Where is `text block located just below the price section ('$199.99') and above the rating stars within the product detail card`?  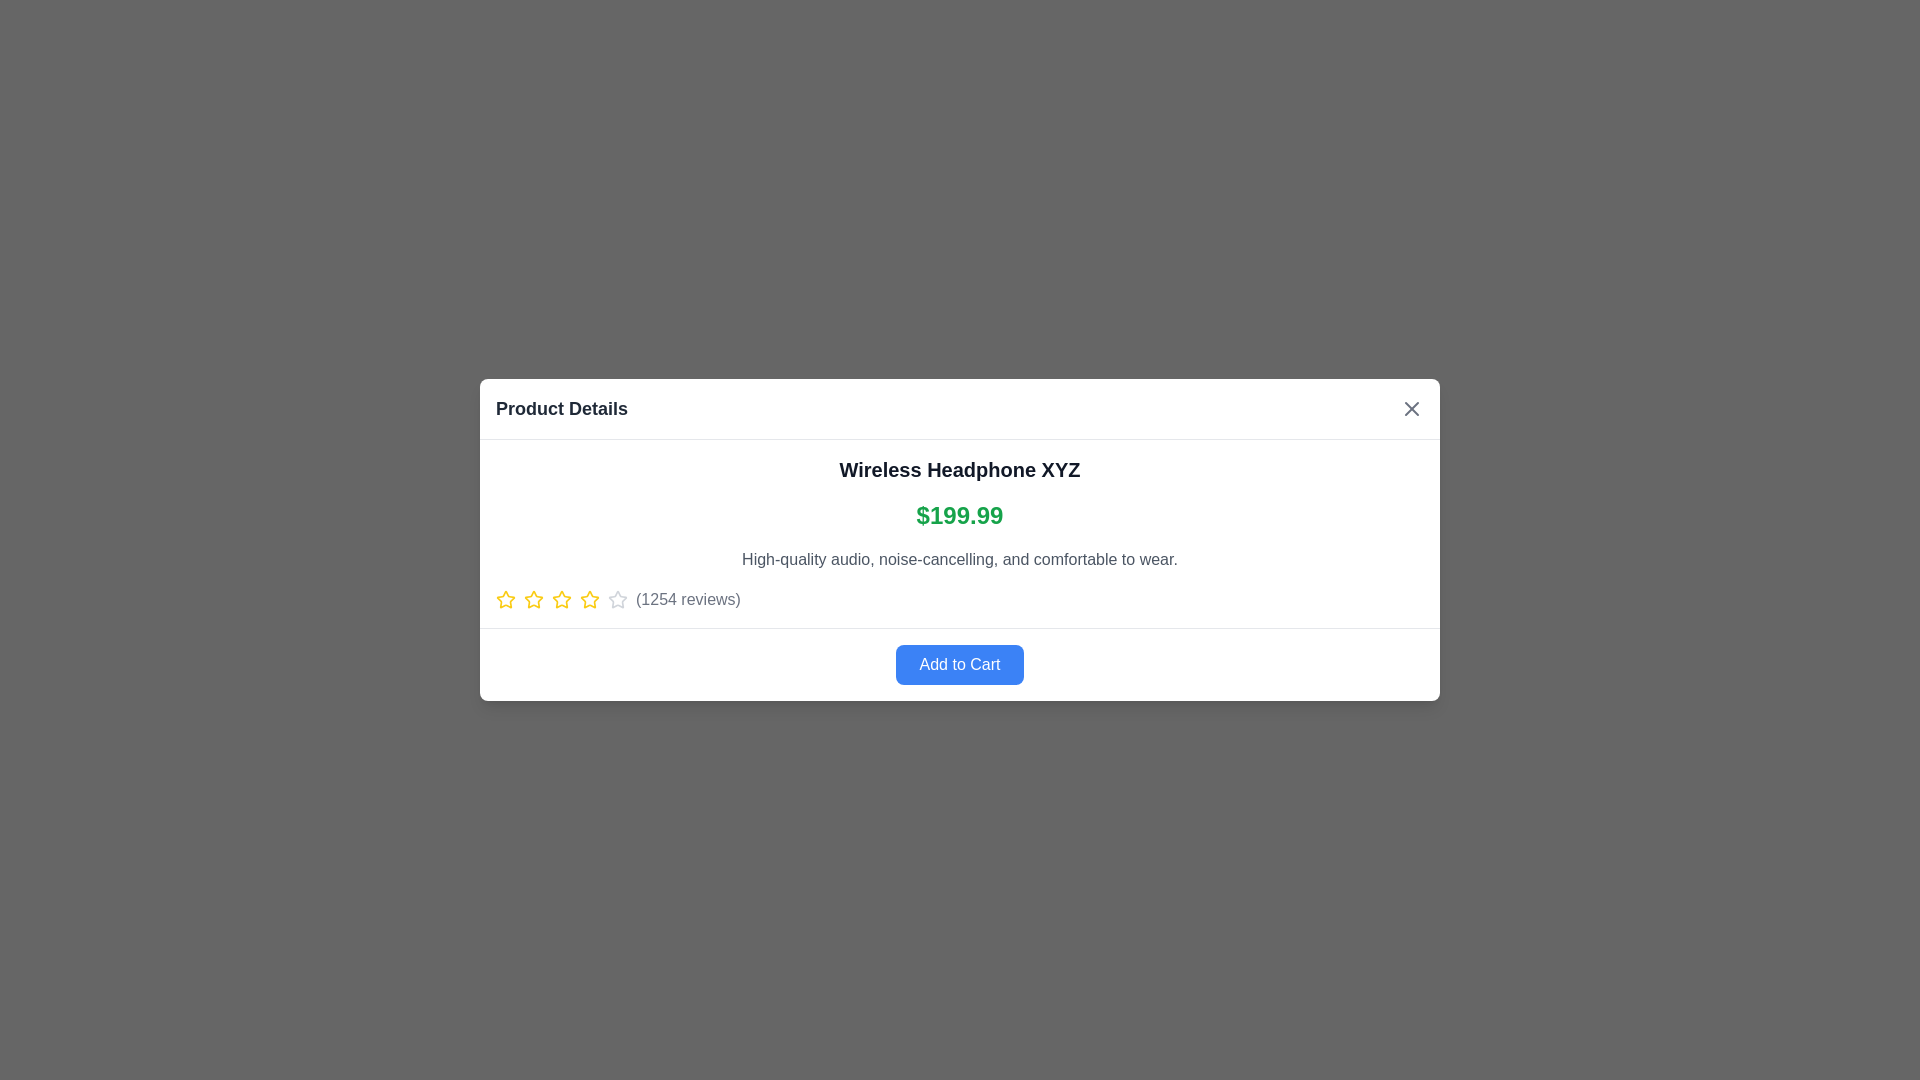
text block located just below the price section ('$199.99') and above the rating stars within the product detail card is located at coordinates (960, 559).